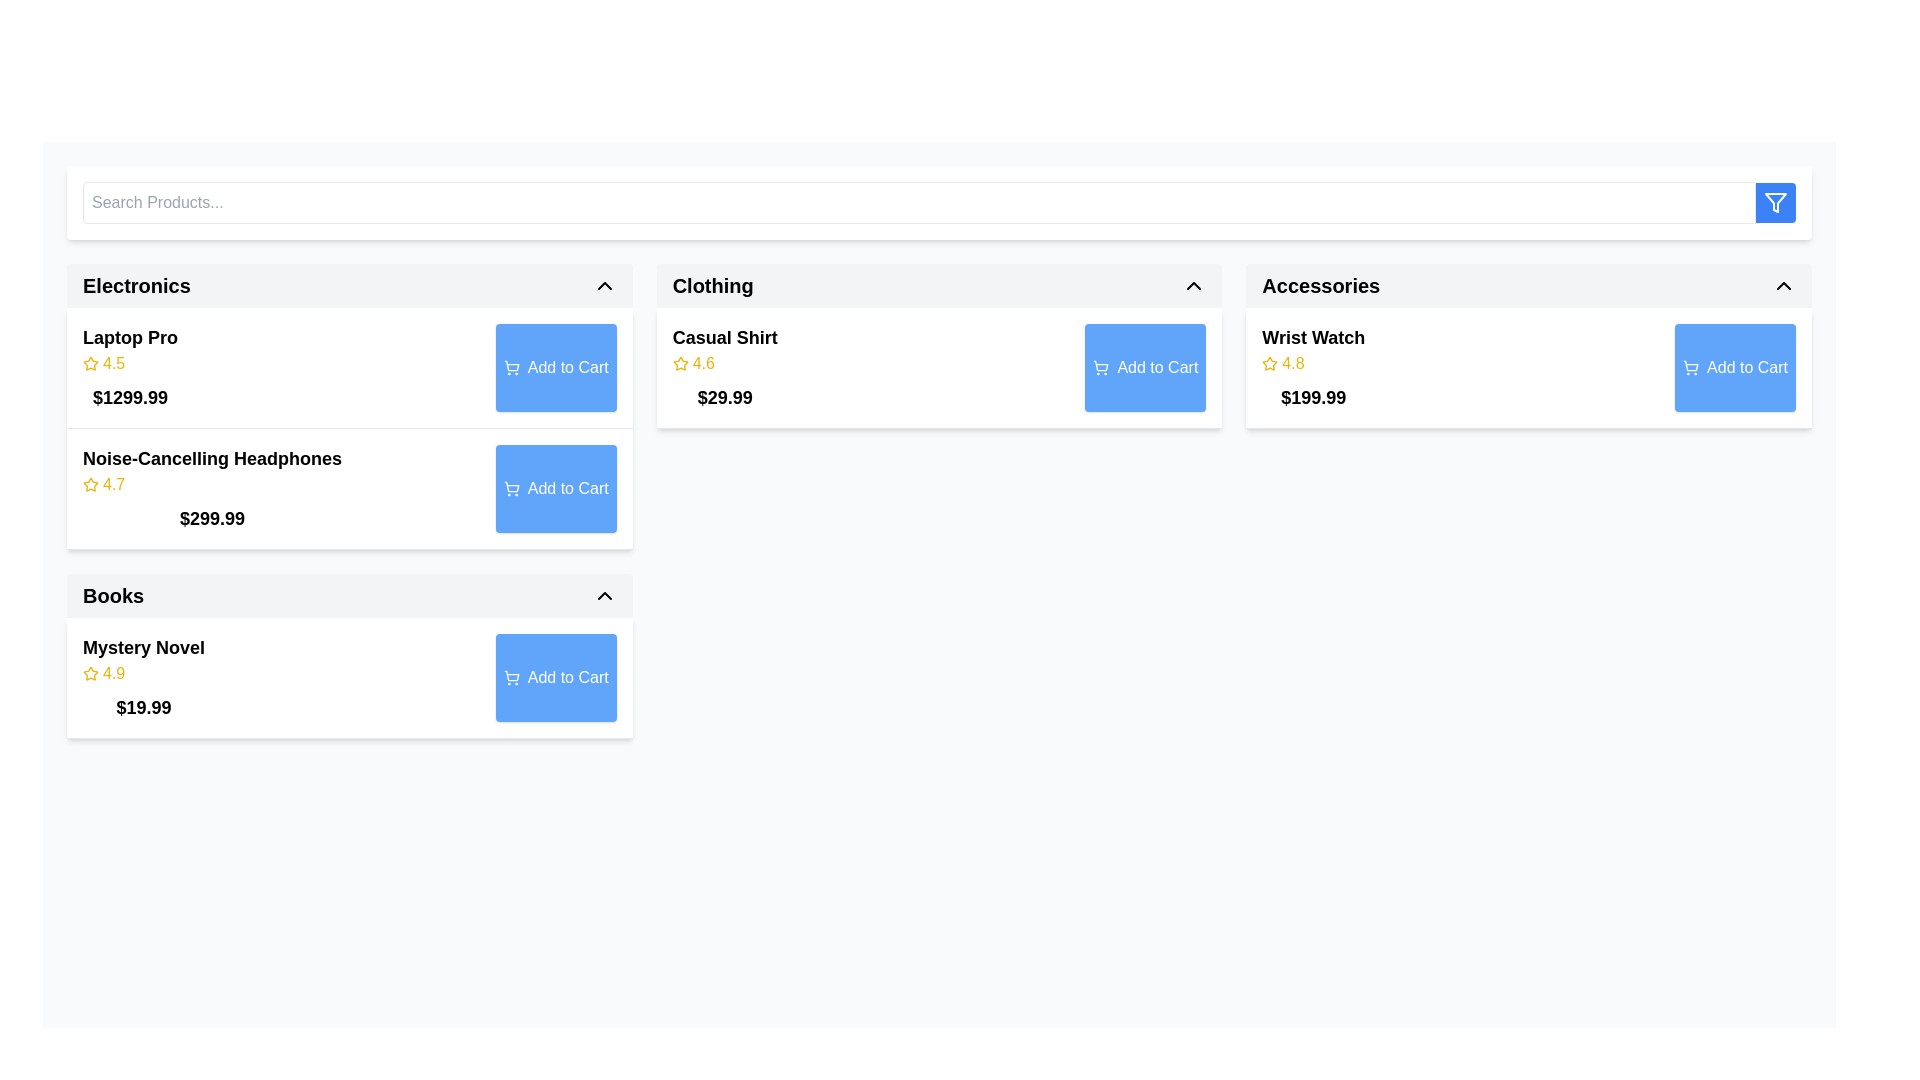 The height and width of the screenshot is (1080, 1920). Describe the element at coordinates (113, 674) in the screenshot. I see `text label displaying the numerical value '4.9' in the rating component located in the 'Books' section for the 'Mystery Novel' product, which is adjacent to a gold star icon` at that location.